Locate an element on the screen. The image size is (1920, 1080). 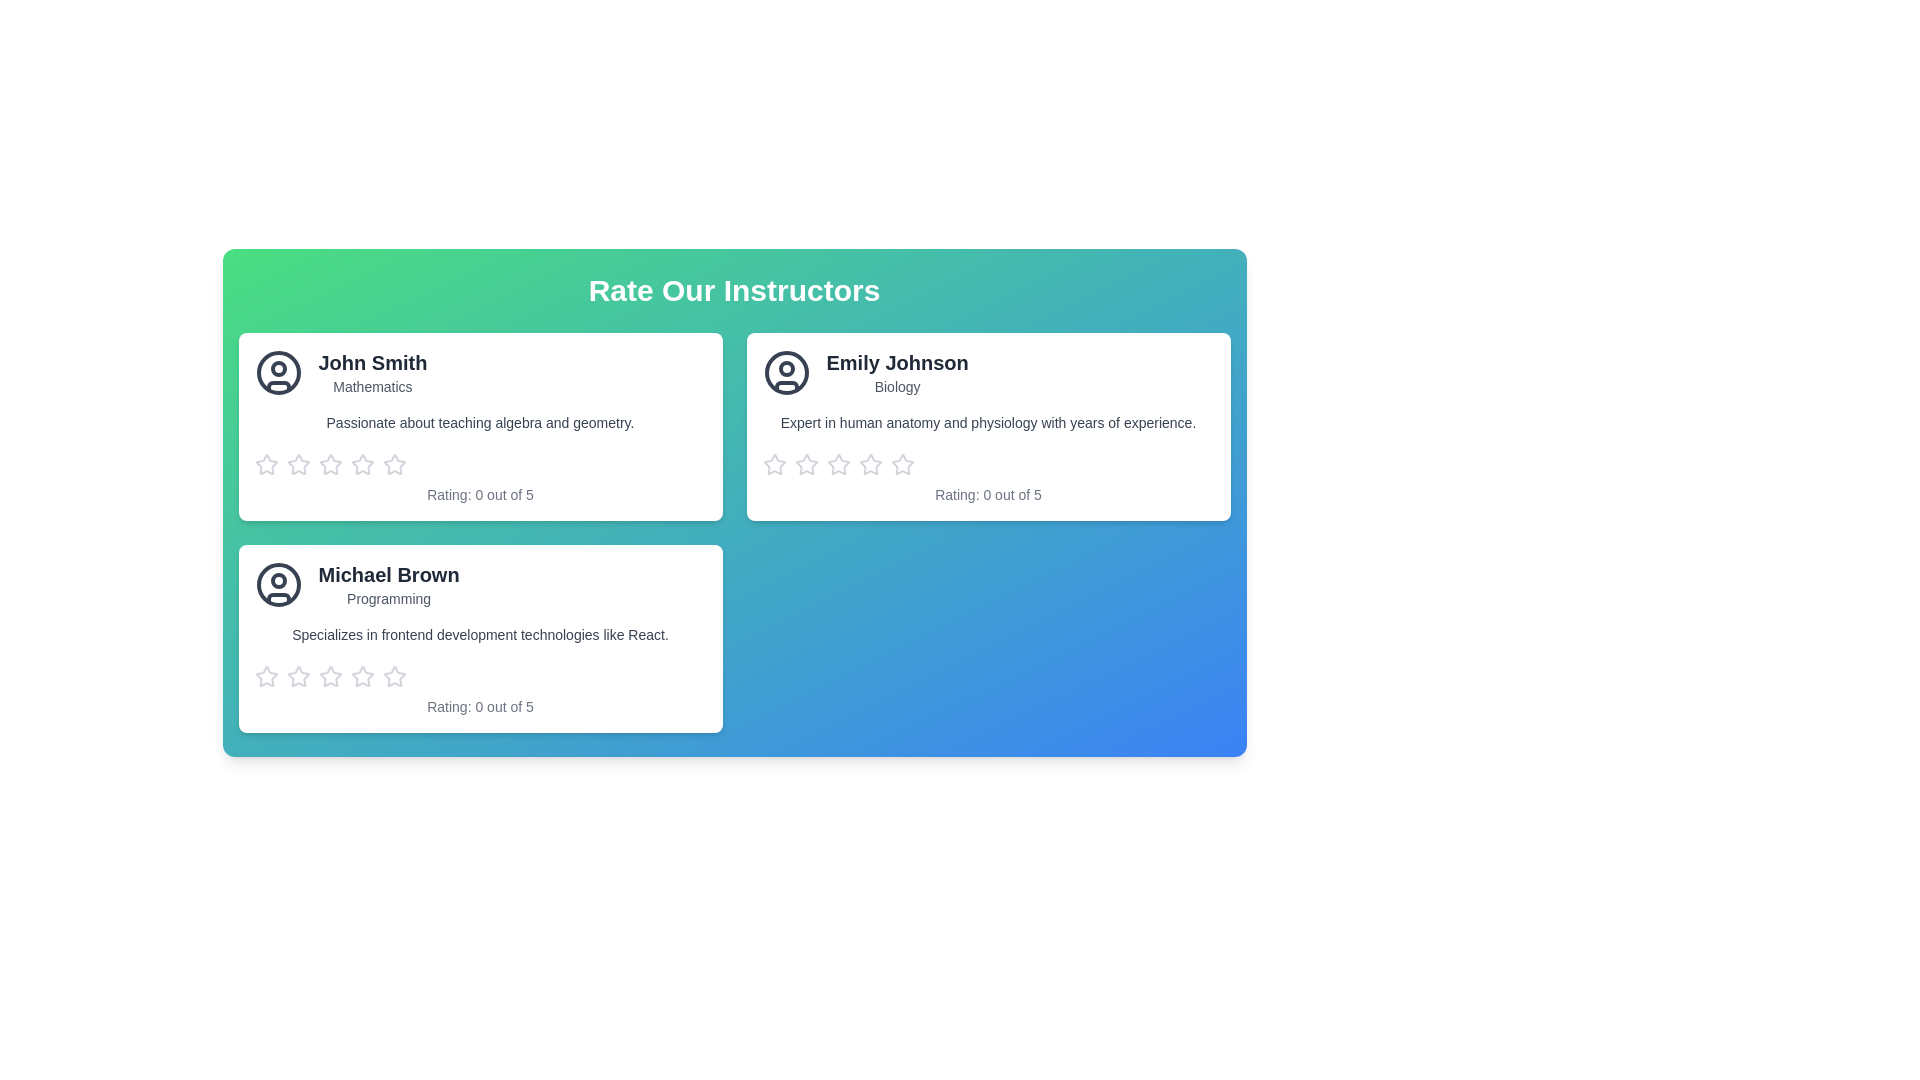
the text label displaying 'Mathematics' located below 'John Smith' within the first card of the instructor list is located at coordinates (372, 386).